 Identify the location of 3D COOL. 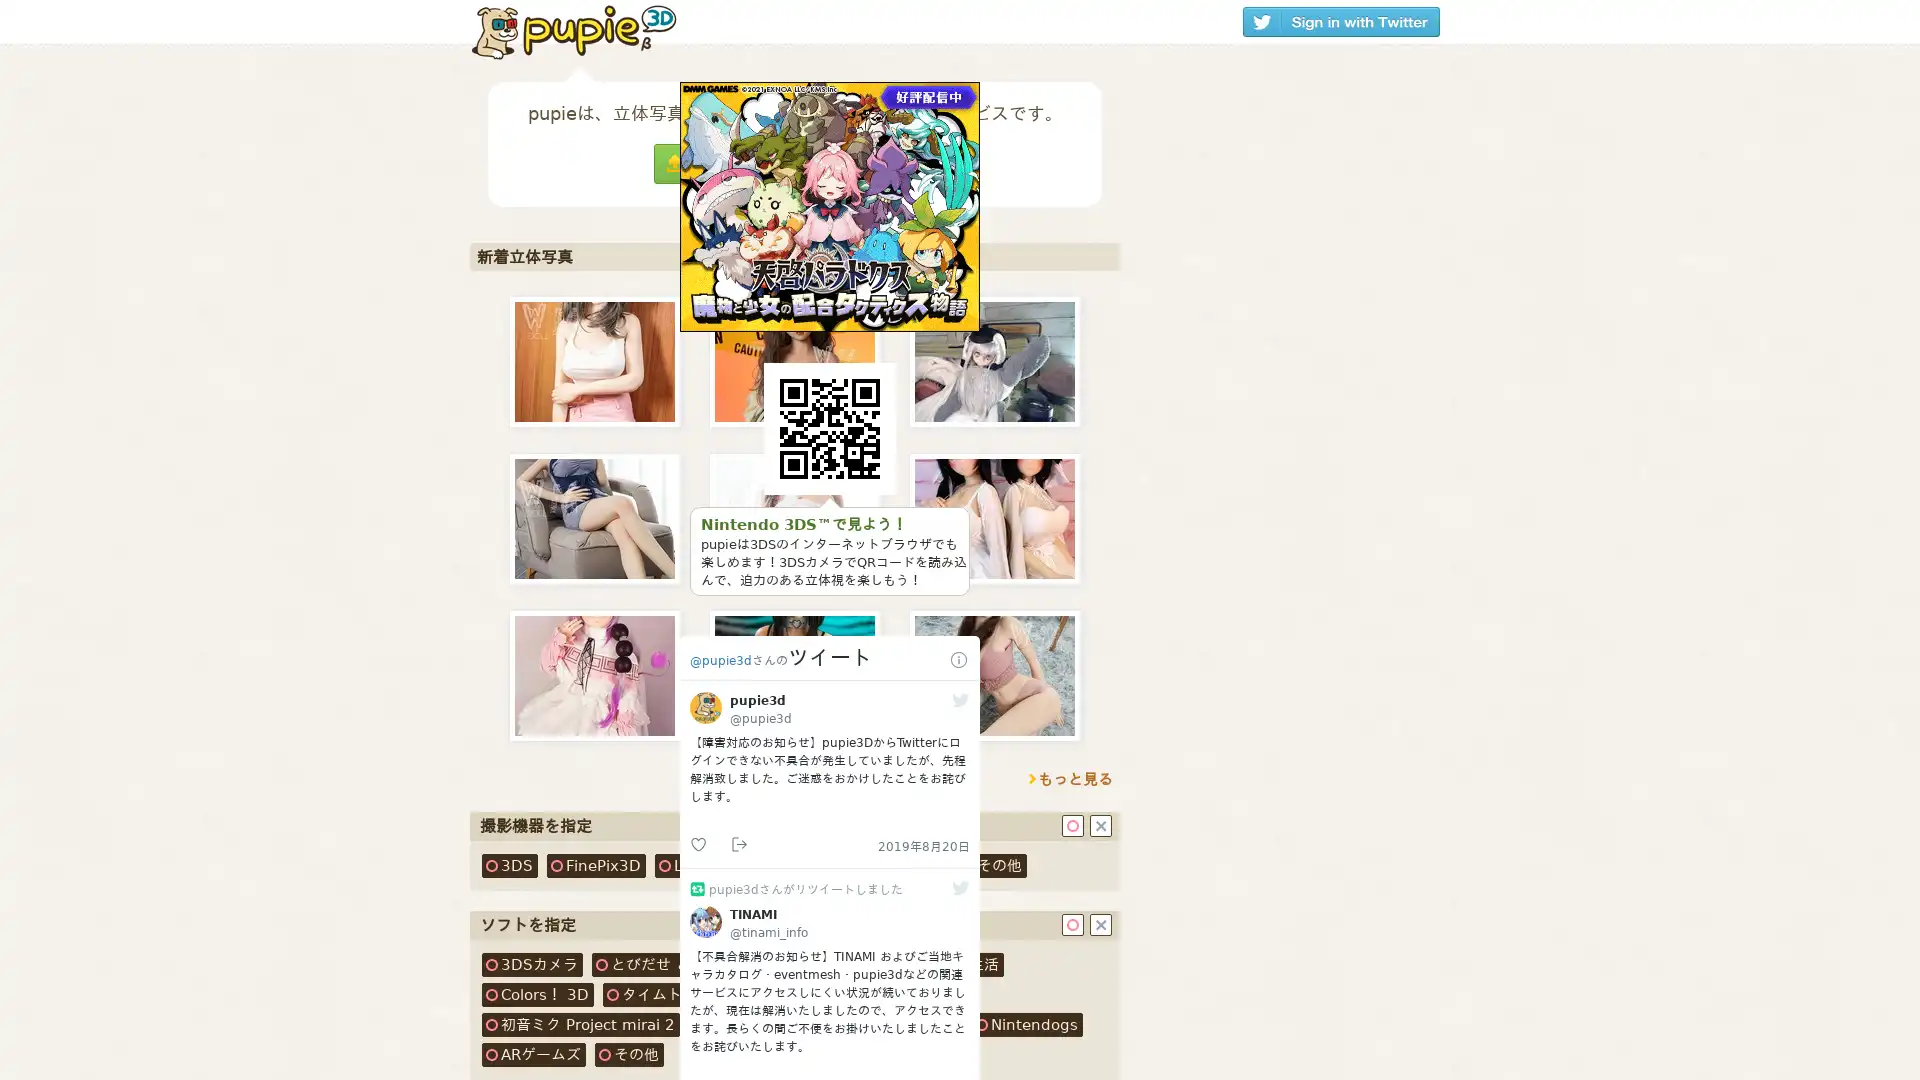
(816, 865).